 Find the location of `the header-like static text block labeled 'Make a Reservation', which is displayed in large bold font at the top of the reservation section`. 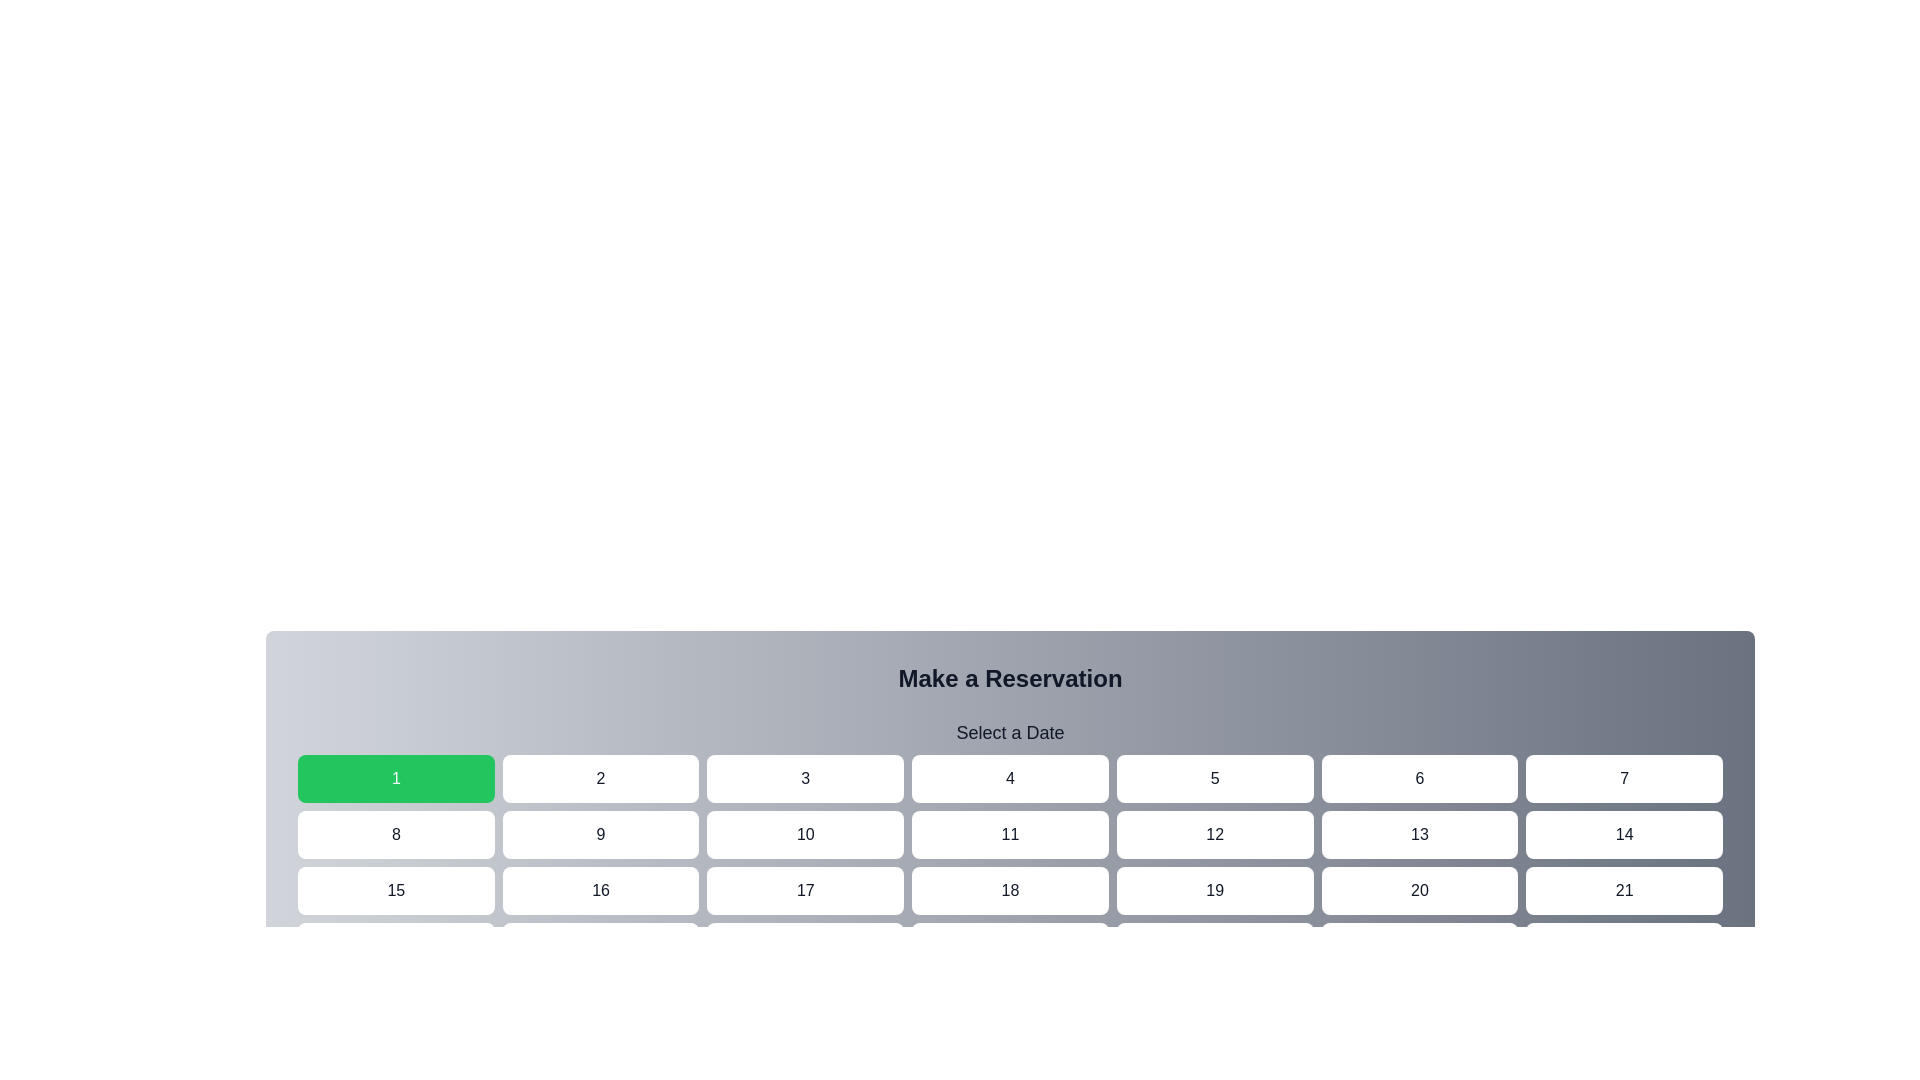

the header-like static text block labeled 'Make a Reservation', which is displayed in large bold font at the top of the reservation section is located at coordinates (1010, 677).